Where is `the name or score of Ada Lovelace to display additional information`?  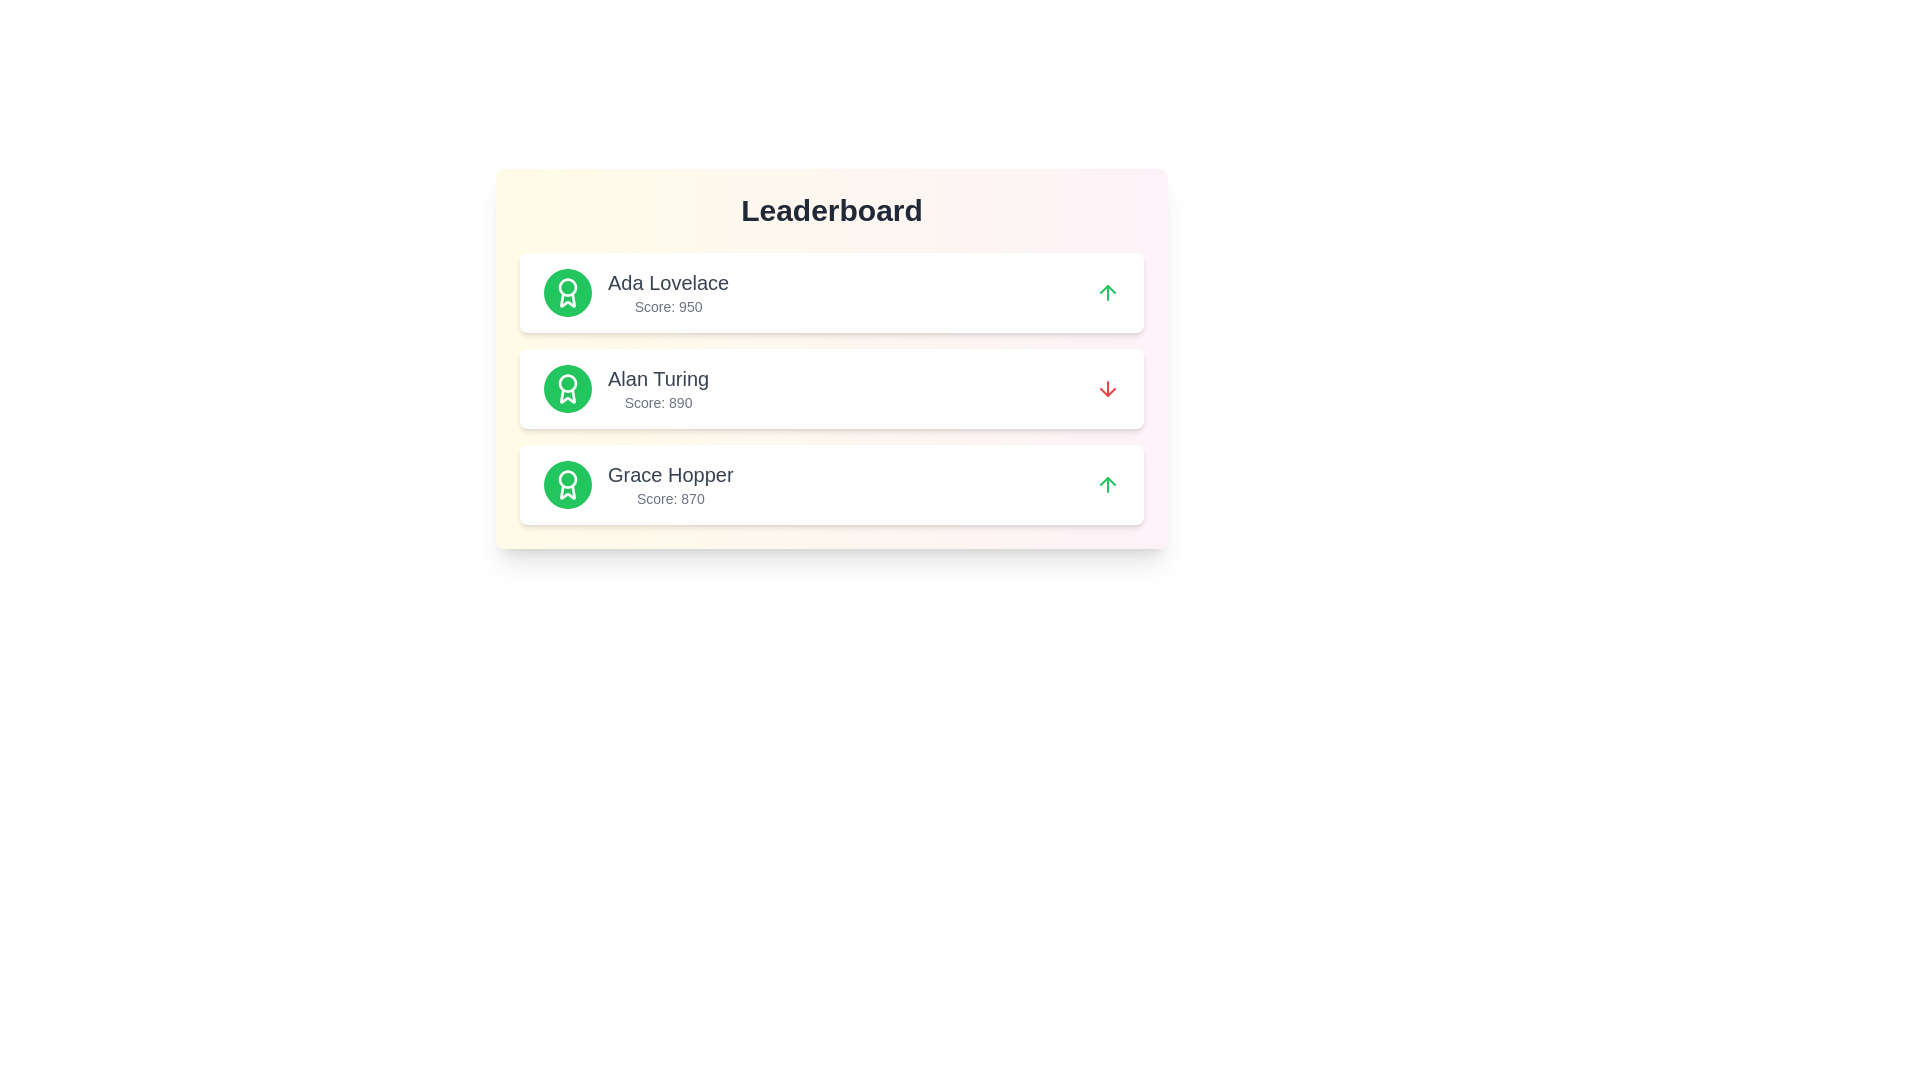 the name or score of Ada Lovelace to display additional information is located at coordinates (668, 282).